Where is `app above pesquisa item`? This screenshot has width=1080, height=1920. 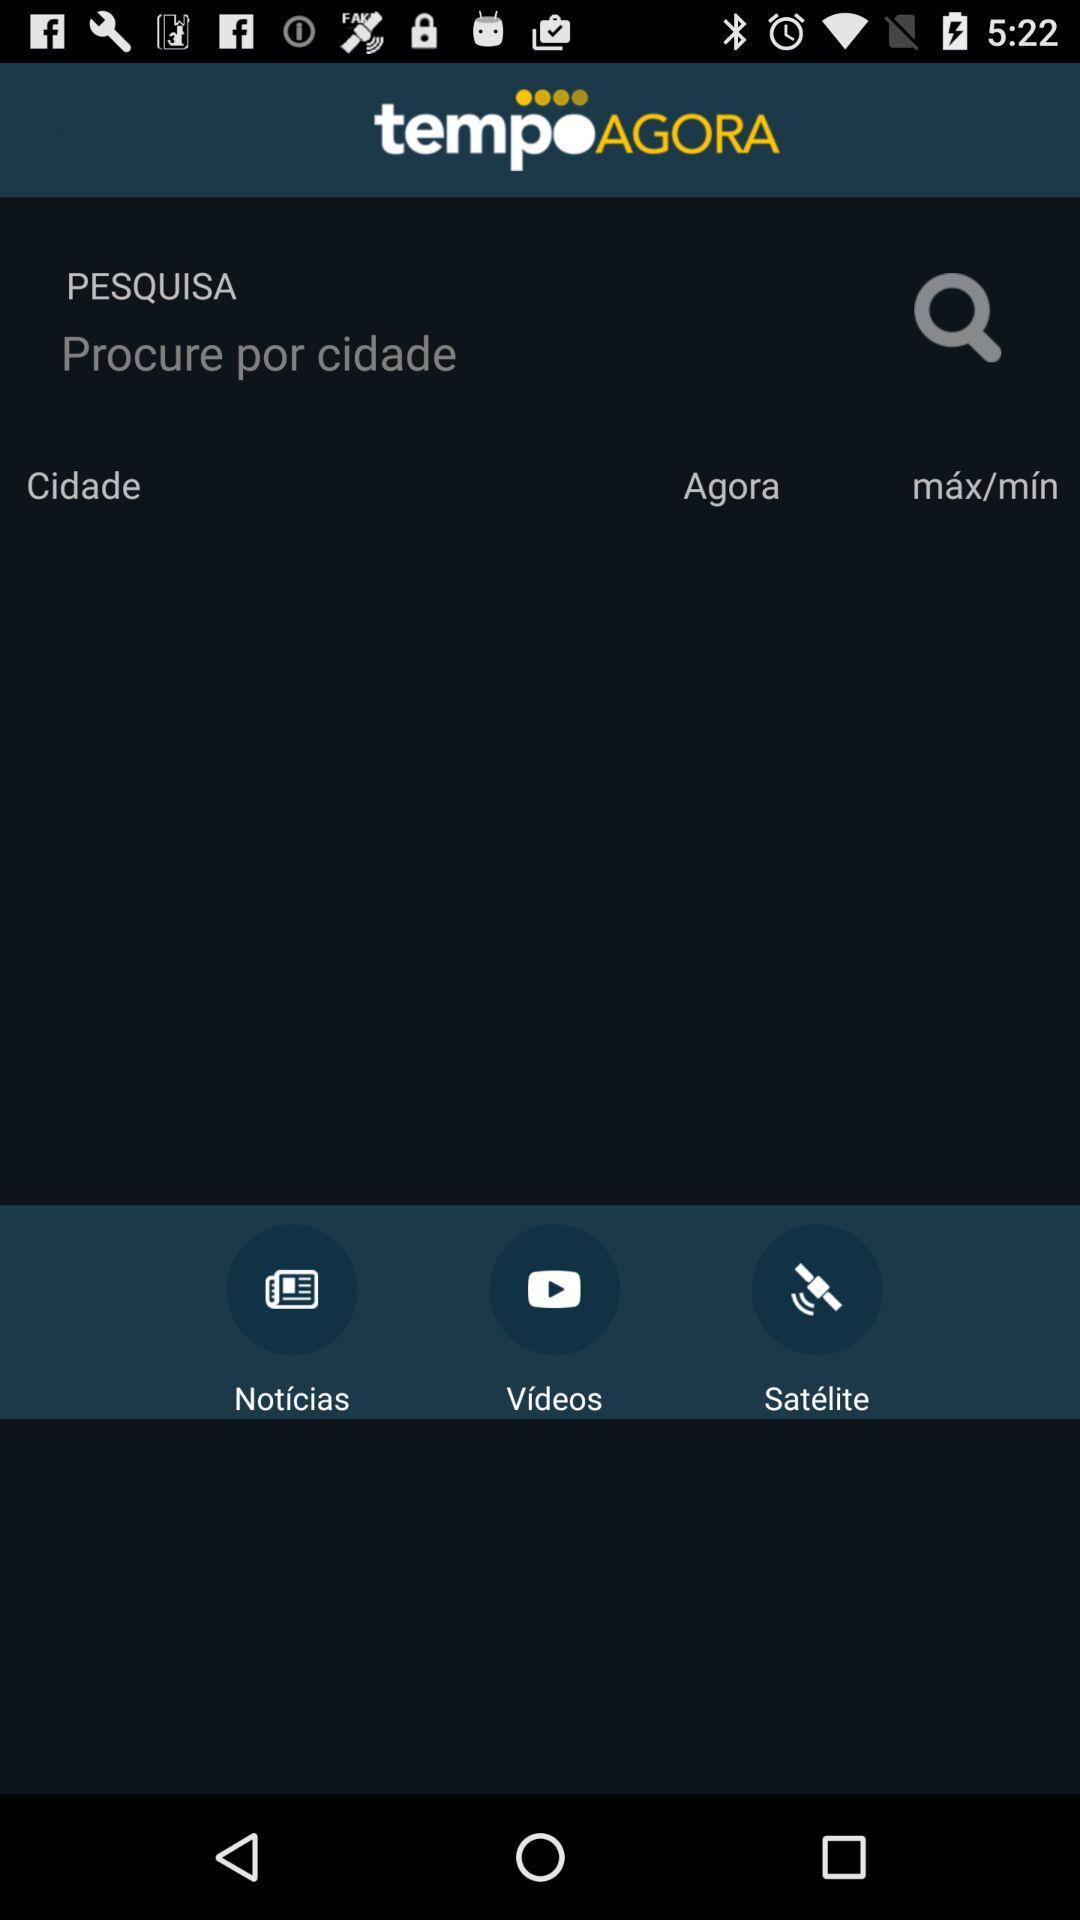
app above pesquisa item is located at coordinates (61, 124).